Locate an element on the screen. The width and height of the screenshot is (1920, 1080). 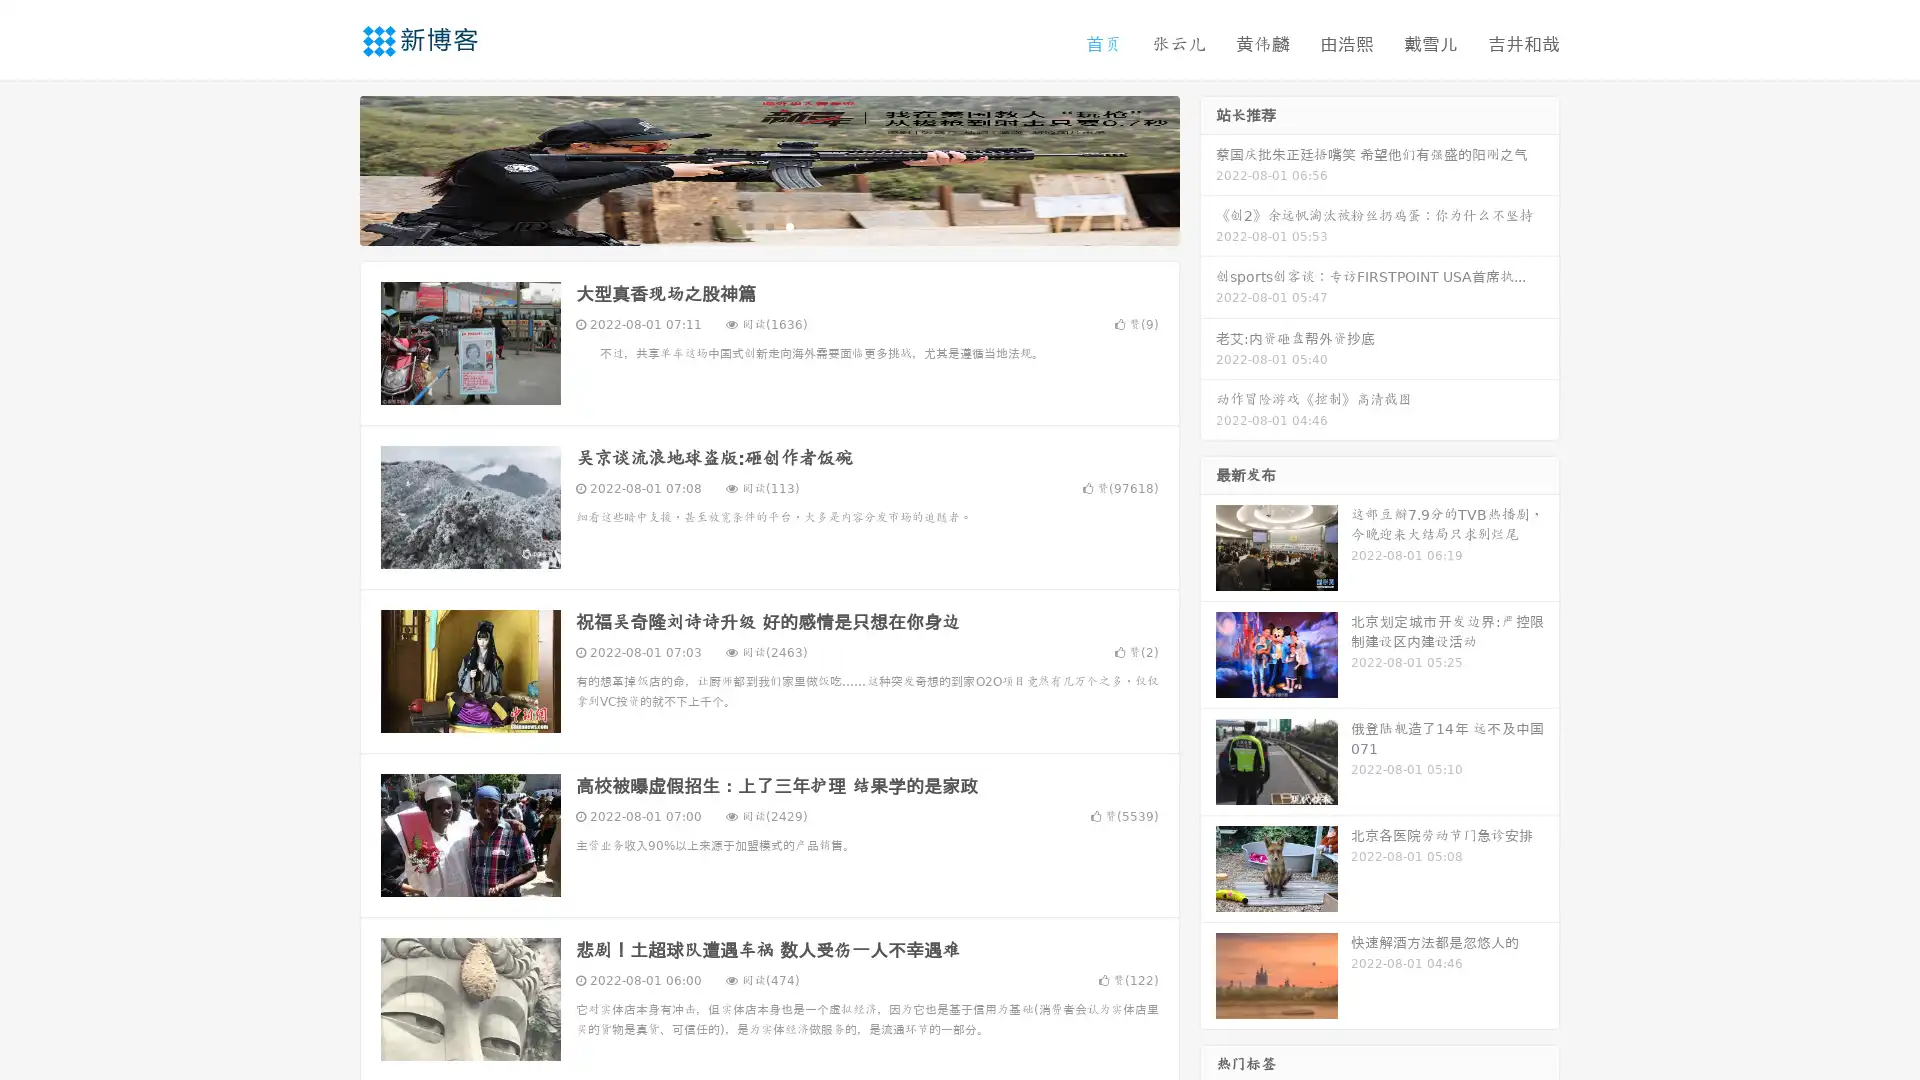
Next slide is located at coordinates (1208, 168).